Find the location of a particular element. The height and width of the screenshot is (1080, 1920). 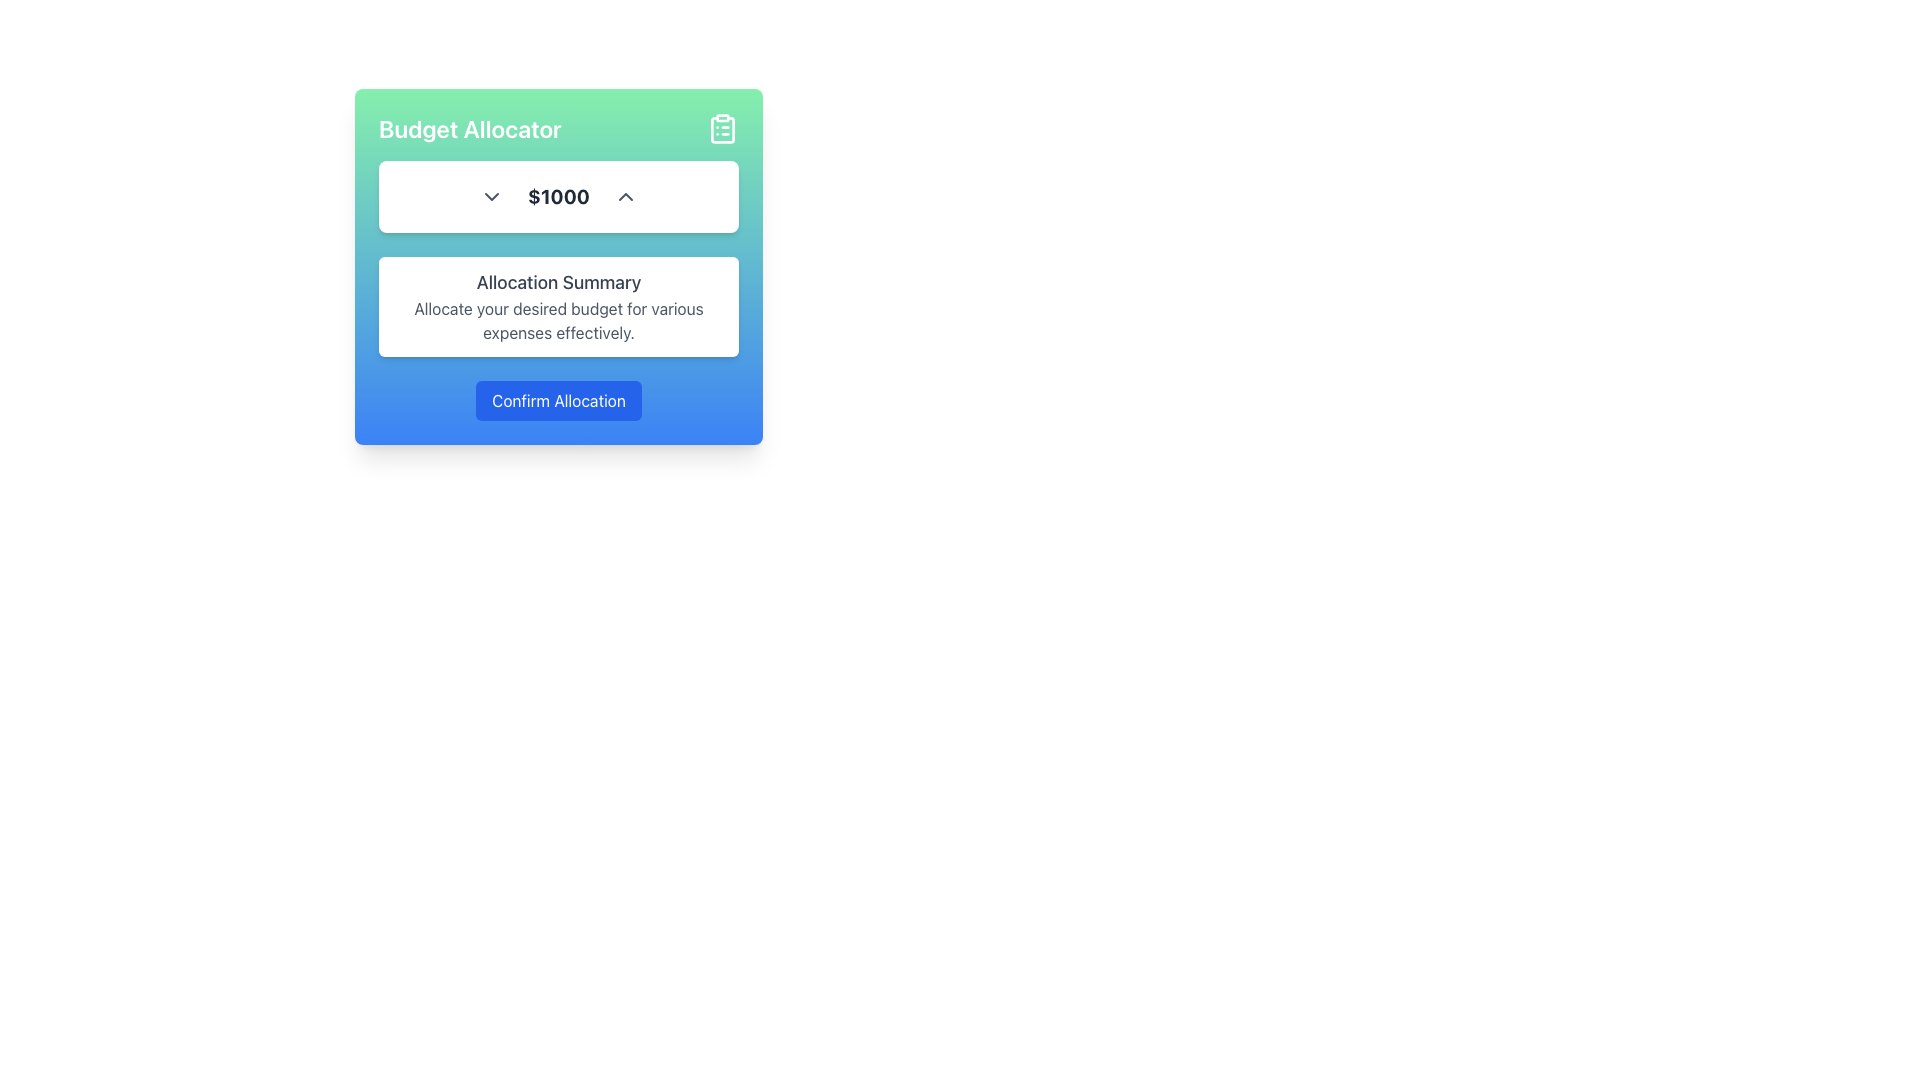

the confirmation button located at the bottom of the allocation panel to observe its hover effects is located at coordinates (558, 401).